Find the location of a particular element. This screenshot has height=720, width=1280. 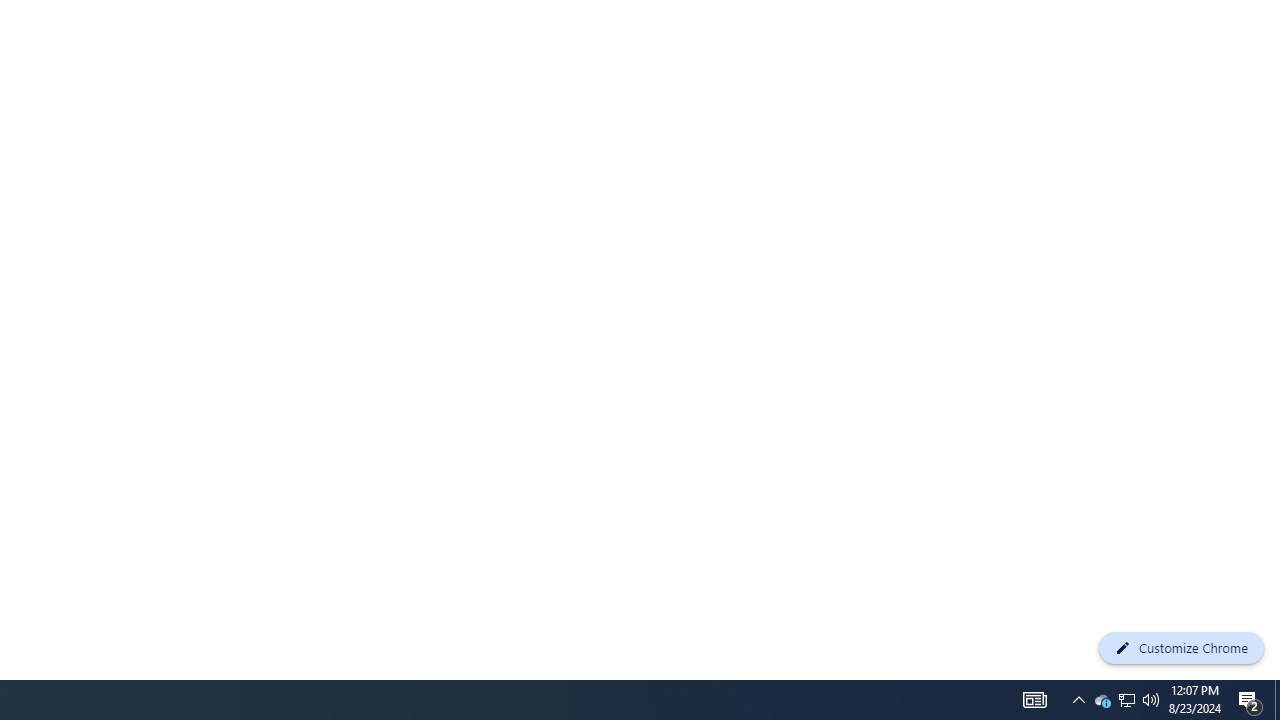

'Customize Chrome' is located at coordinates (1181, 648).